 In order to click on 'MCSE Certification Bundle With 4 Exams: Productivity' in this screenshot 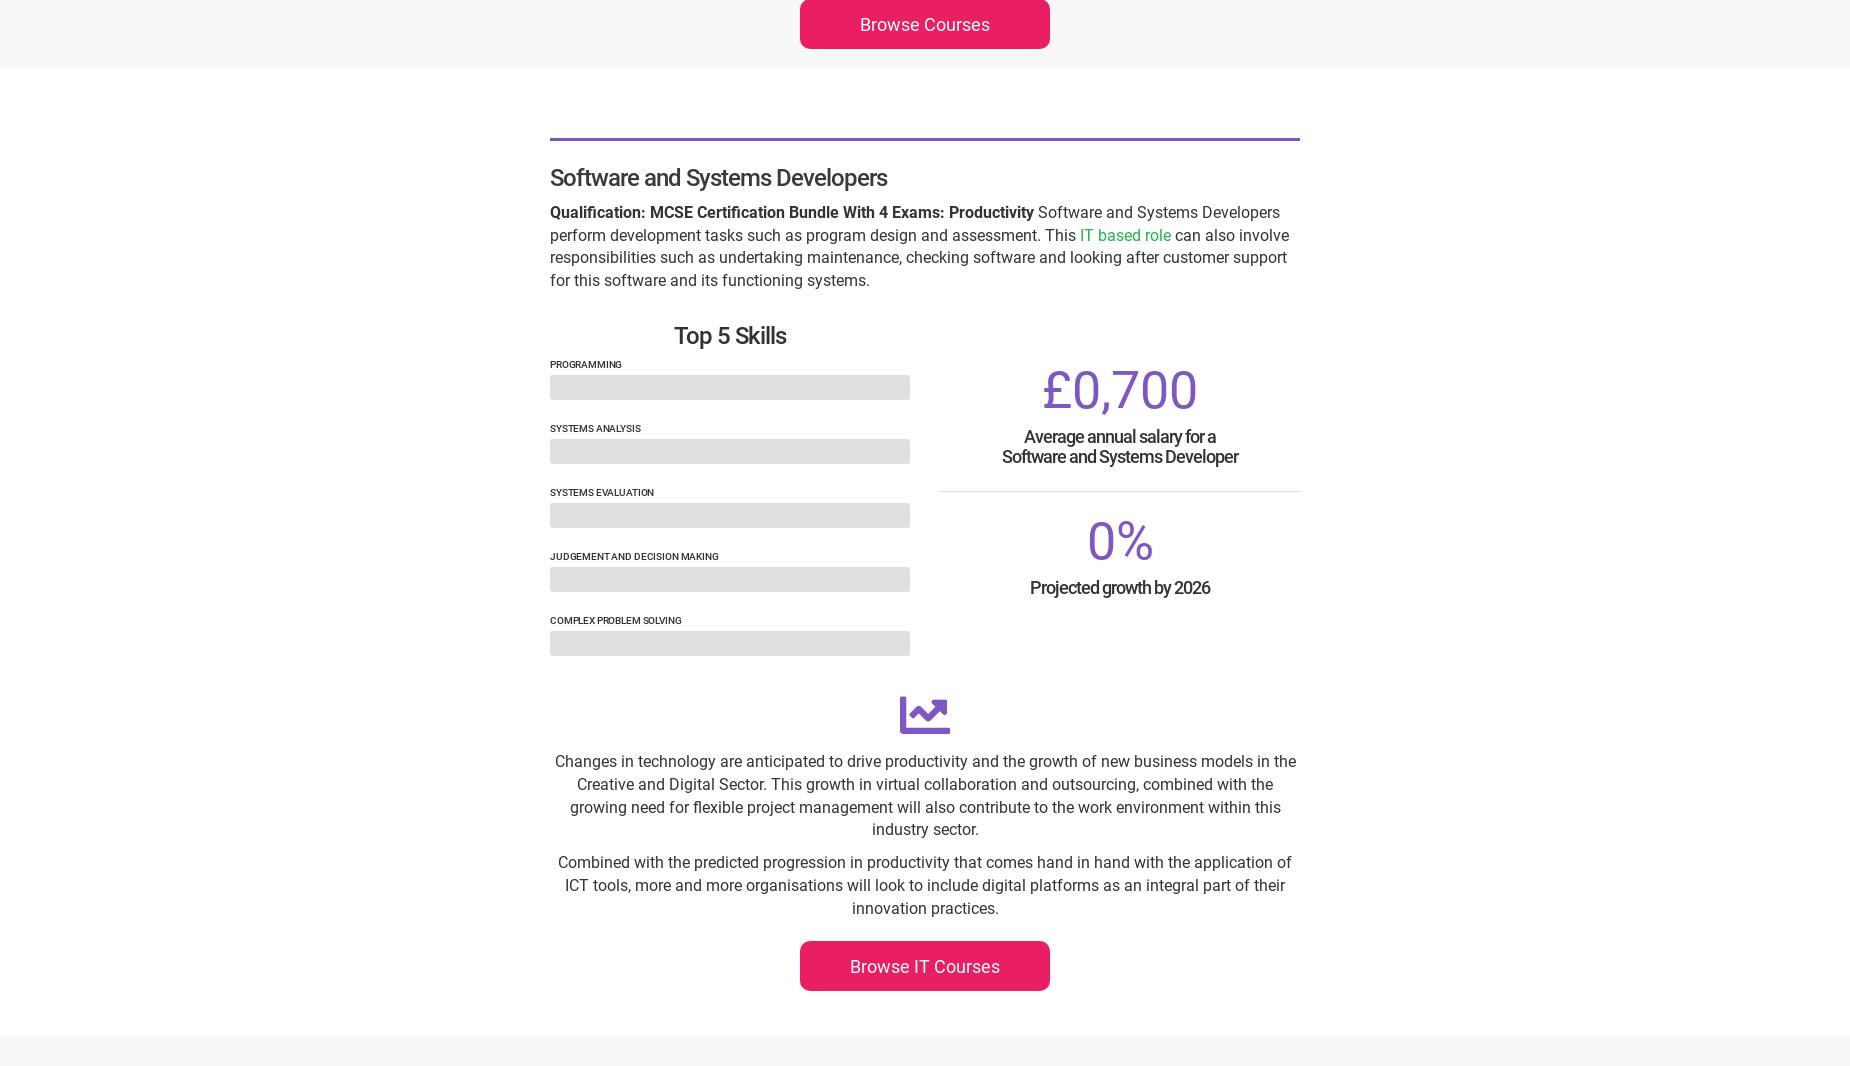, I will do `click(841, 210)`.